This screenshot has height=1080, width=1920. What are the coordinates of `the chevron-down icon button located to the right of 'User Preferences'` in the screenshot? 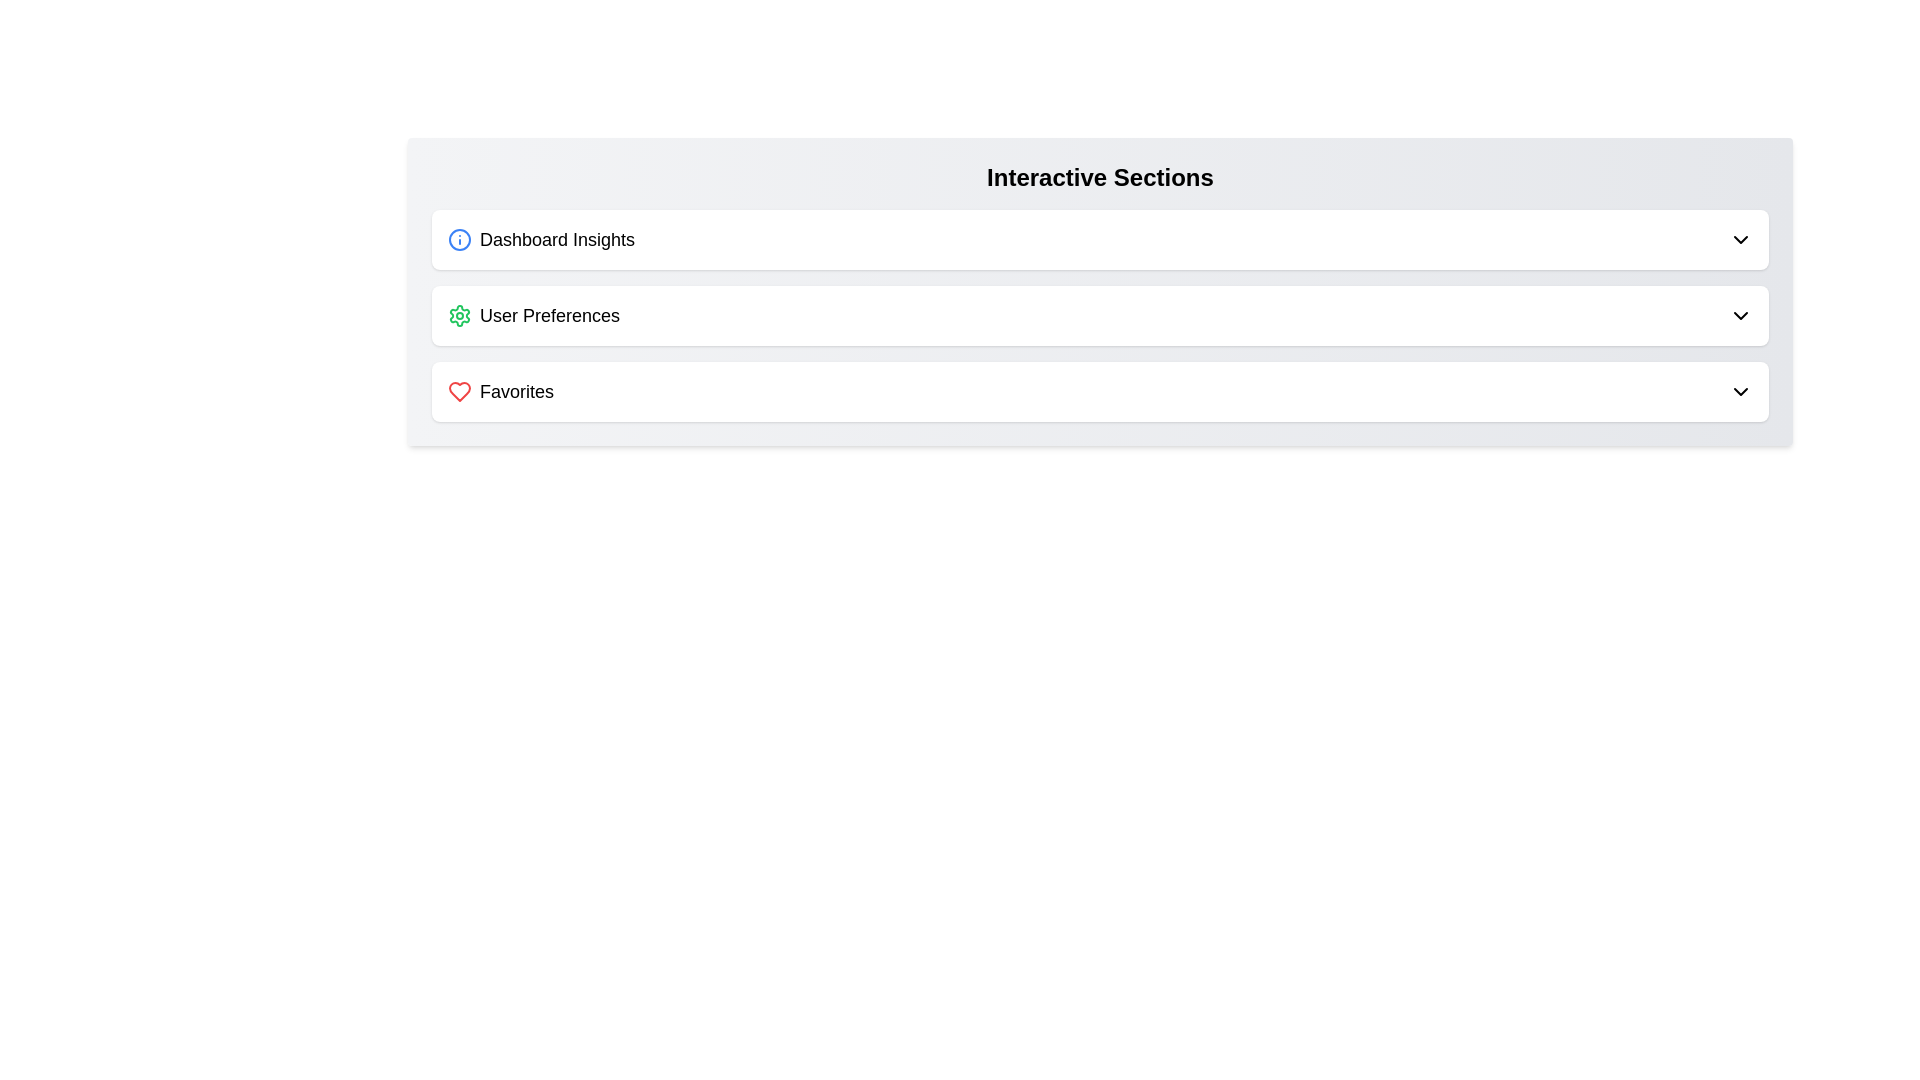 It's located at (1740, 315).